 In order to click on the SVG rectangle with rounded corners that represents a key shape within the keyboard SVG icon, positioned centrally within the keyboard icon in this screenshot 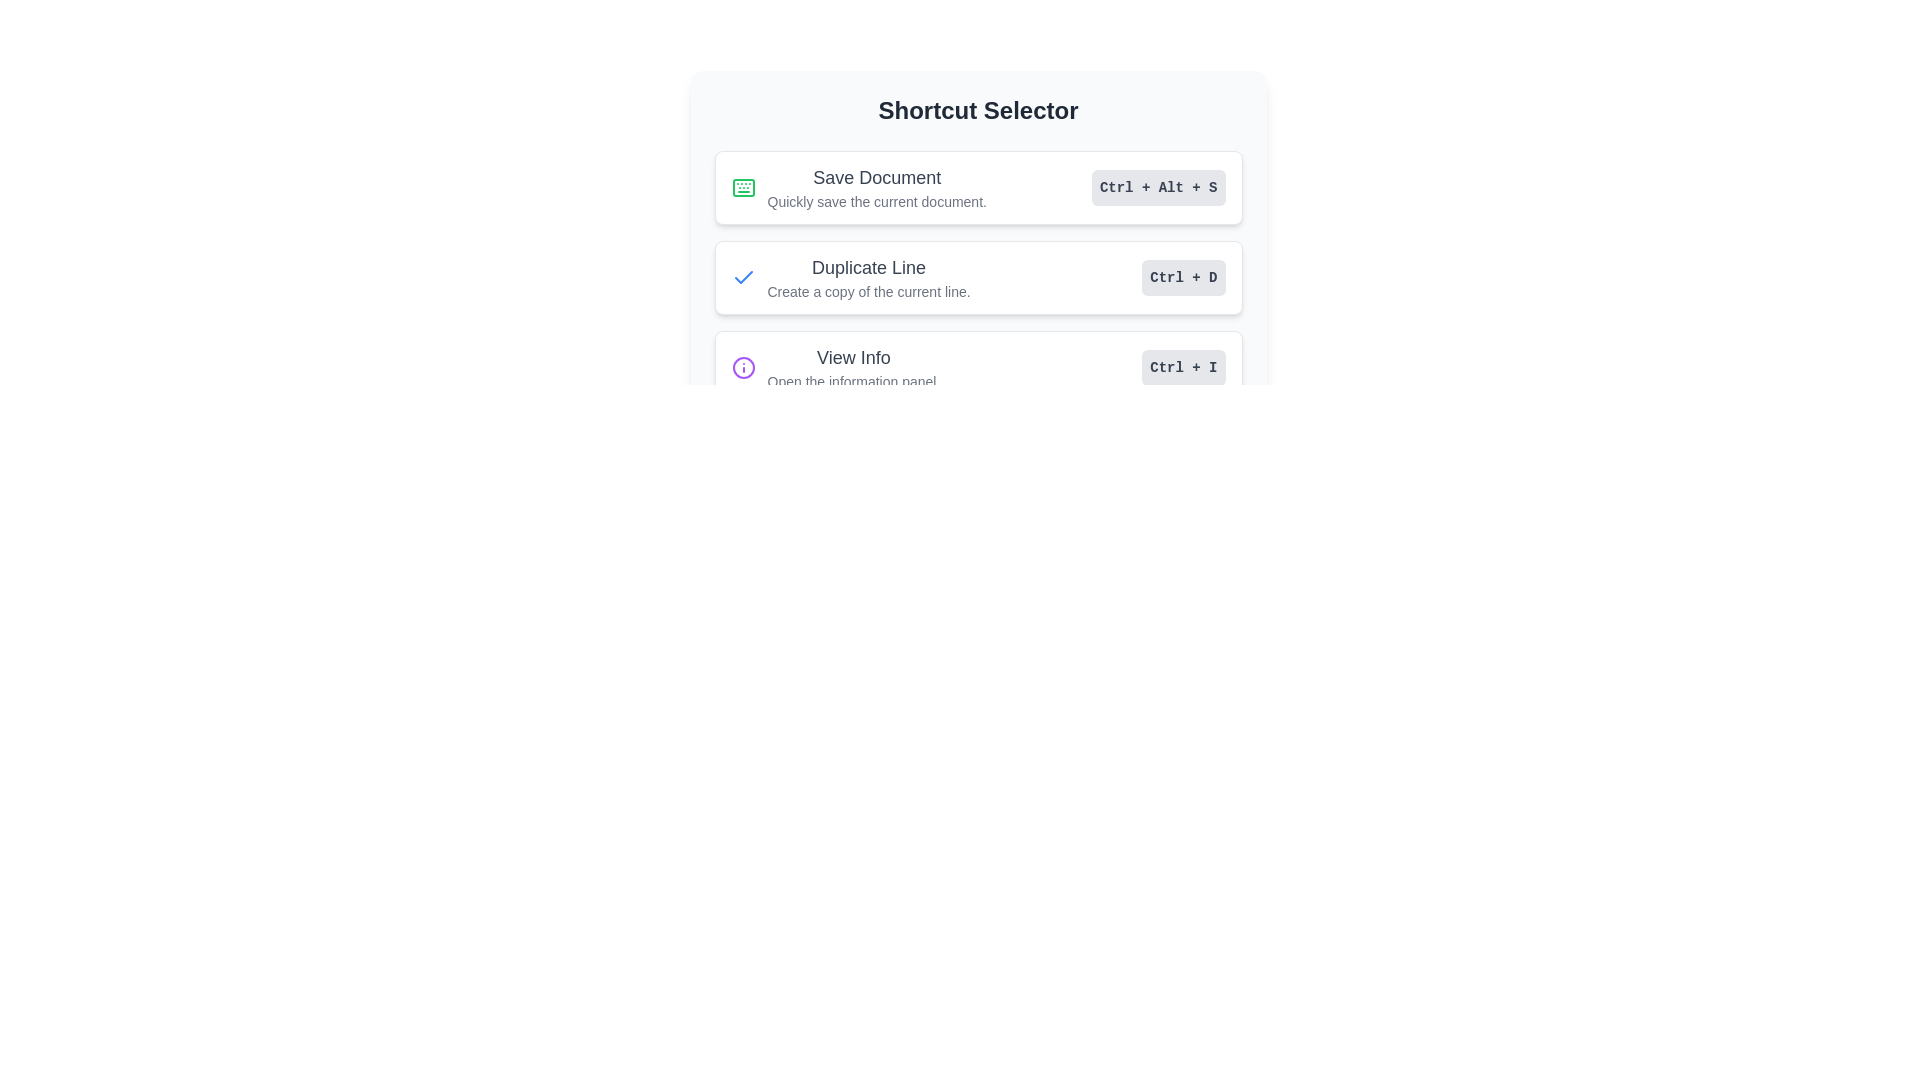, I will do `click(742, 188)`.